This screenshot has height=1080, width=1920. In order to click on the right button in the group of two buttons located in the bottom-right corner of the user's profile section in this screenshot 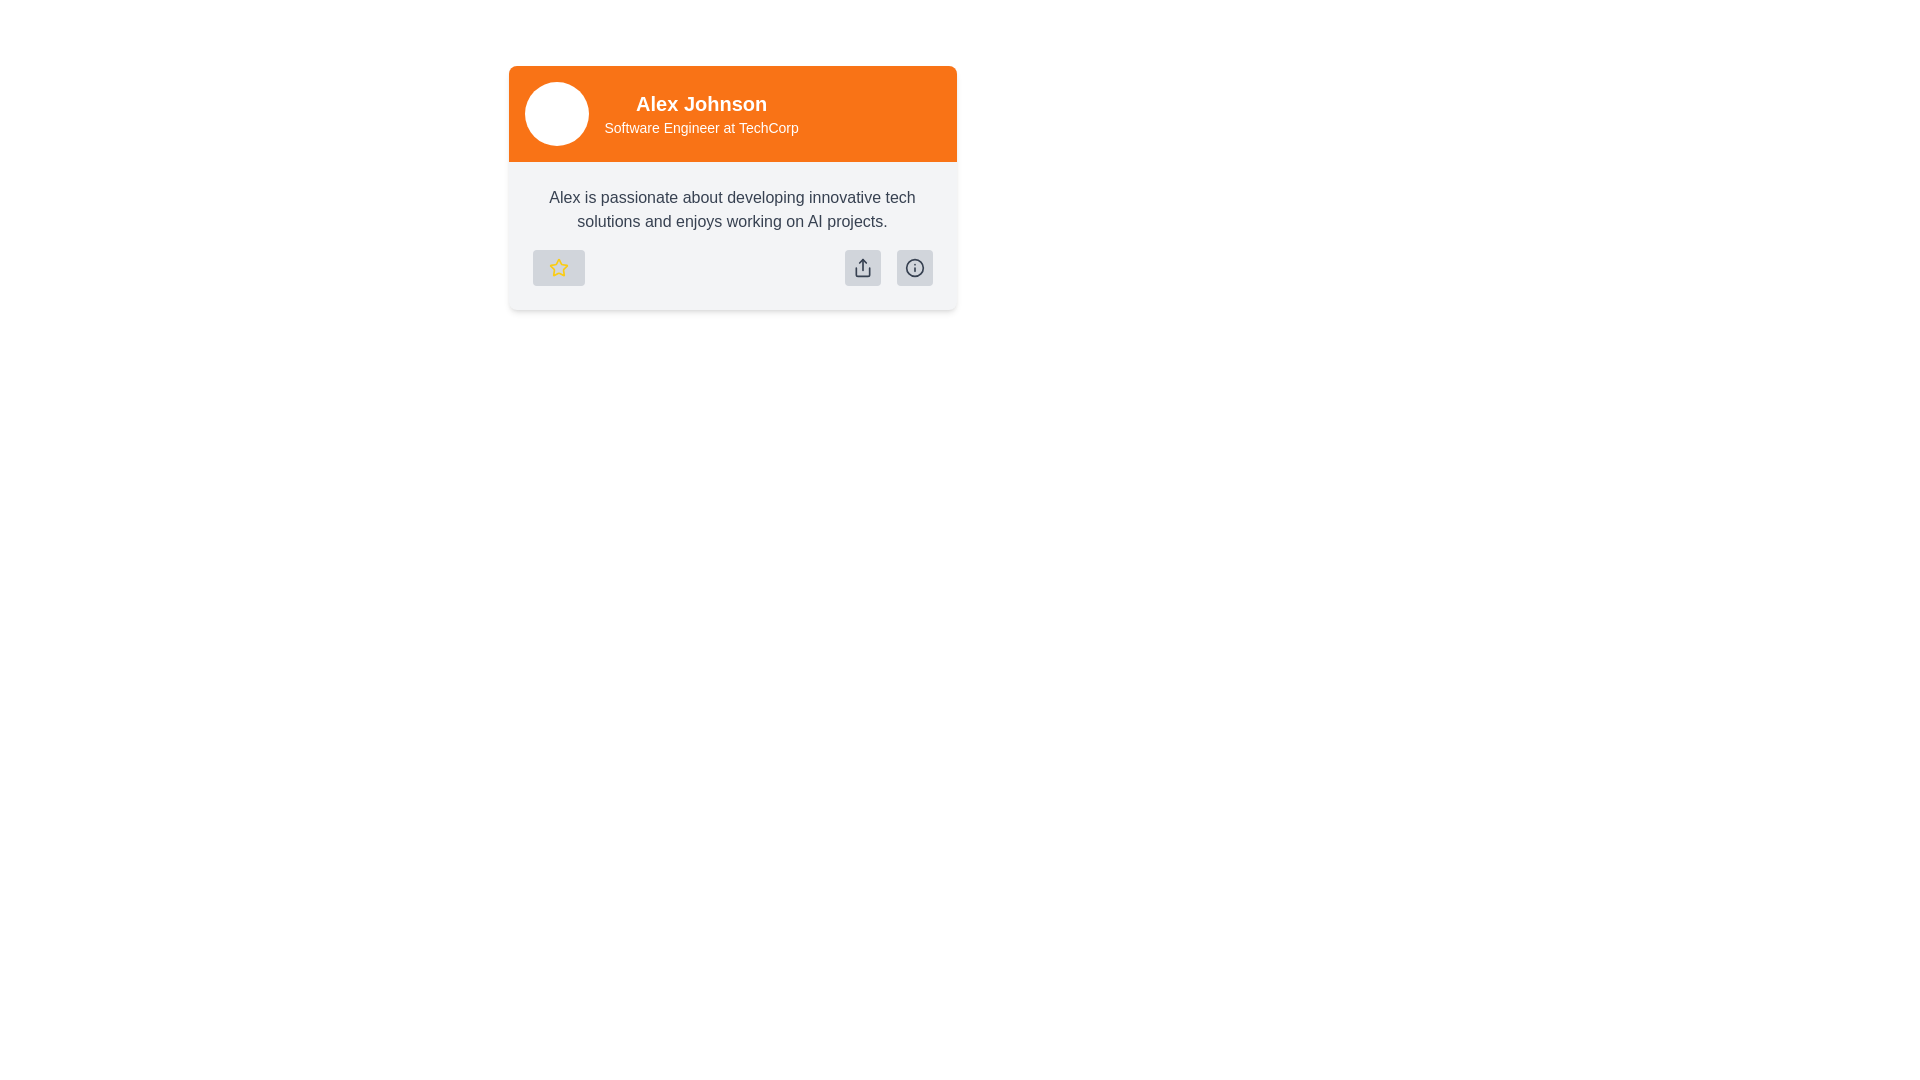, I will do `click(887, 266)`.